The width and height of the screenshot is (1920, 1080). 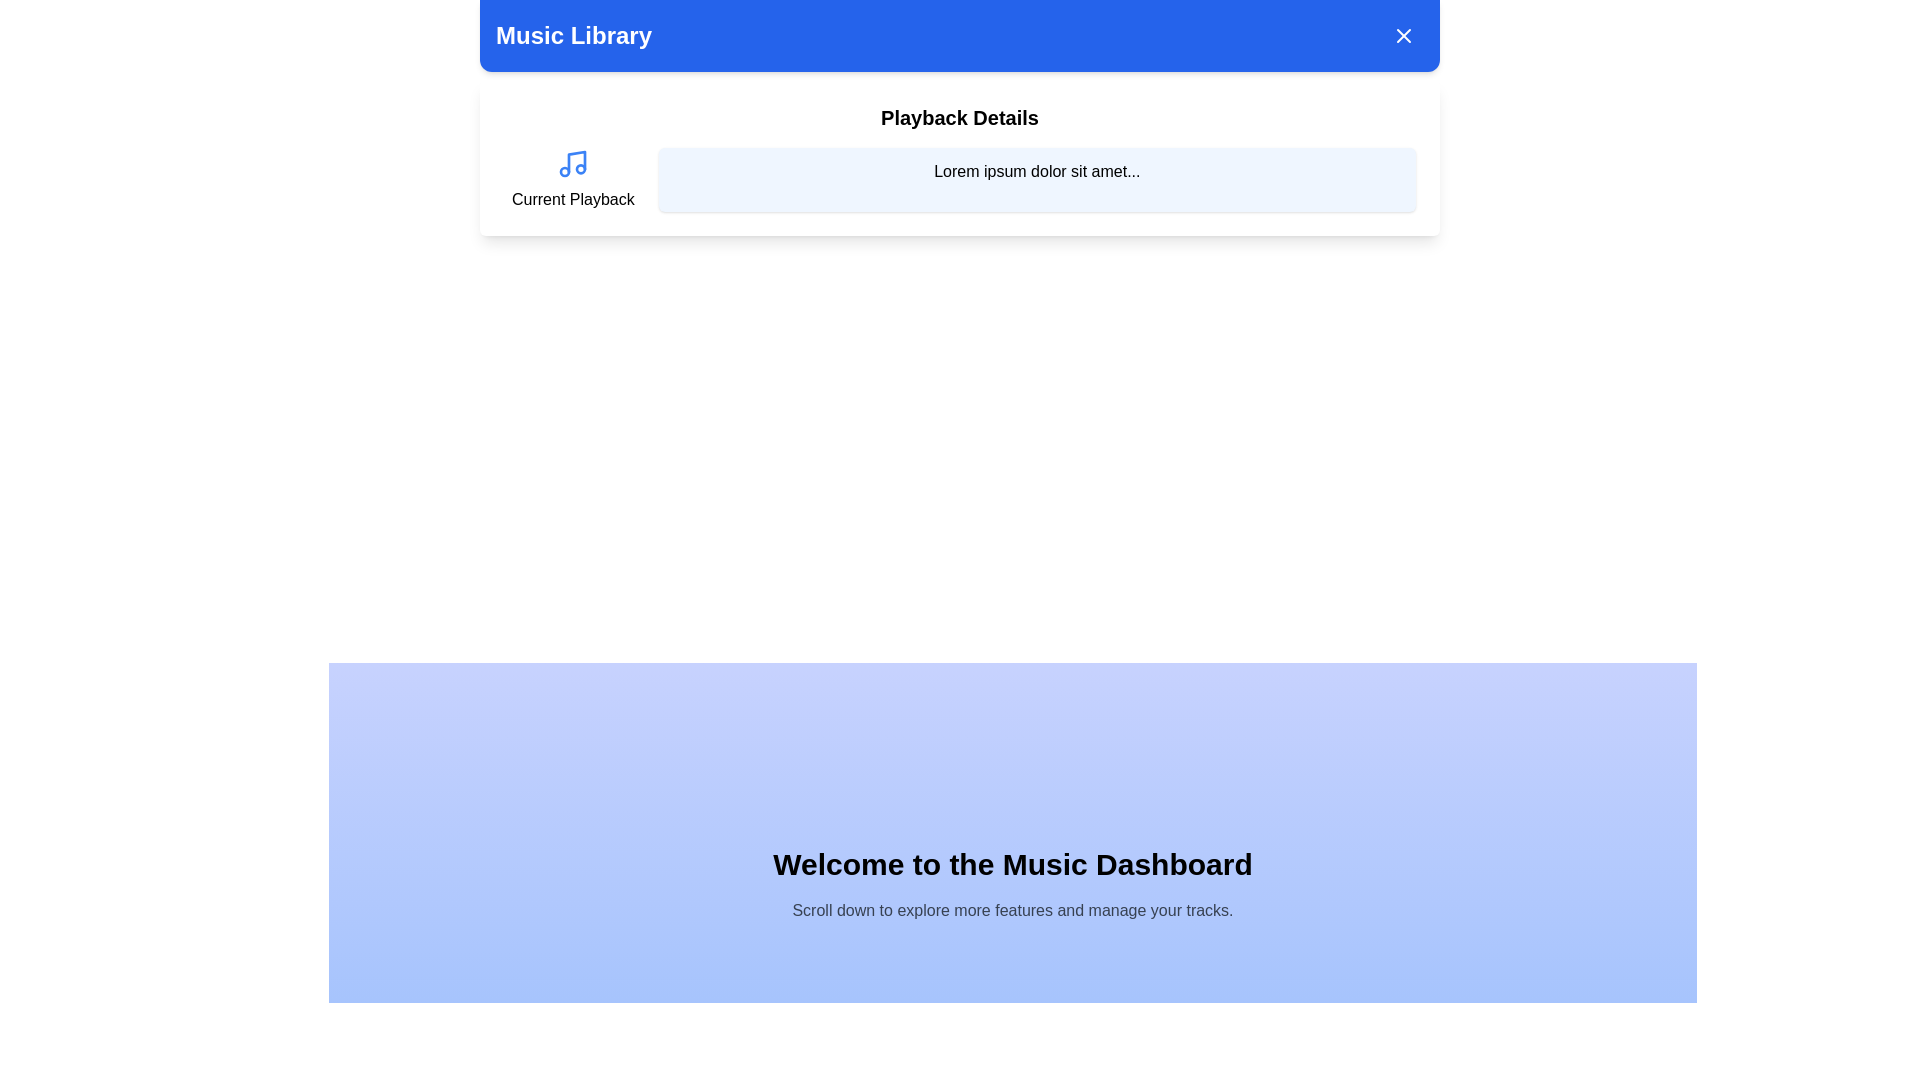 I want to click on the close button located in the top-right corner of the 'Music Library' section, so click(x=1402, y=35).